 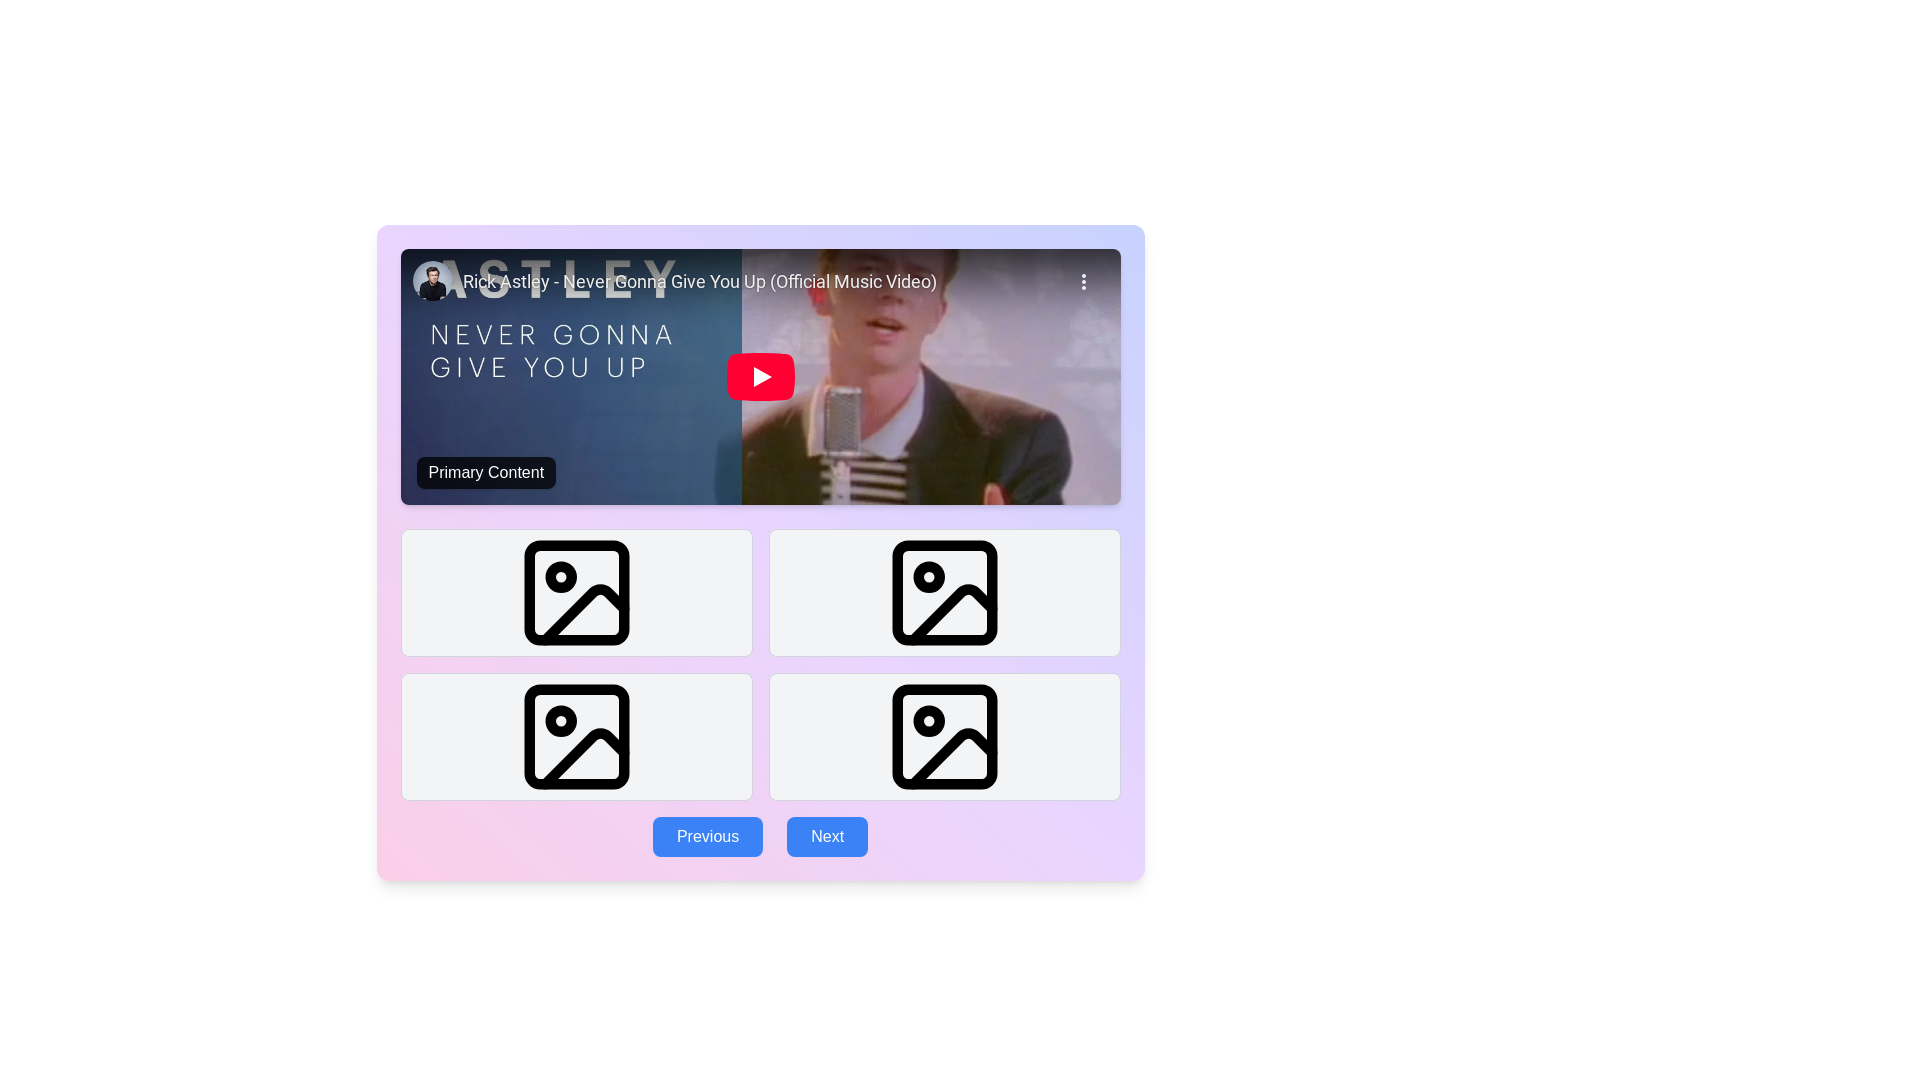 I want to click on the decorative shape located in the rightmost image placeholder of the bottom row in a 2x3 grid layout, so click(x=943, y=736).